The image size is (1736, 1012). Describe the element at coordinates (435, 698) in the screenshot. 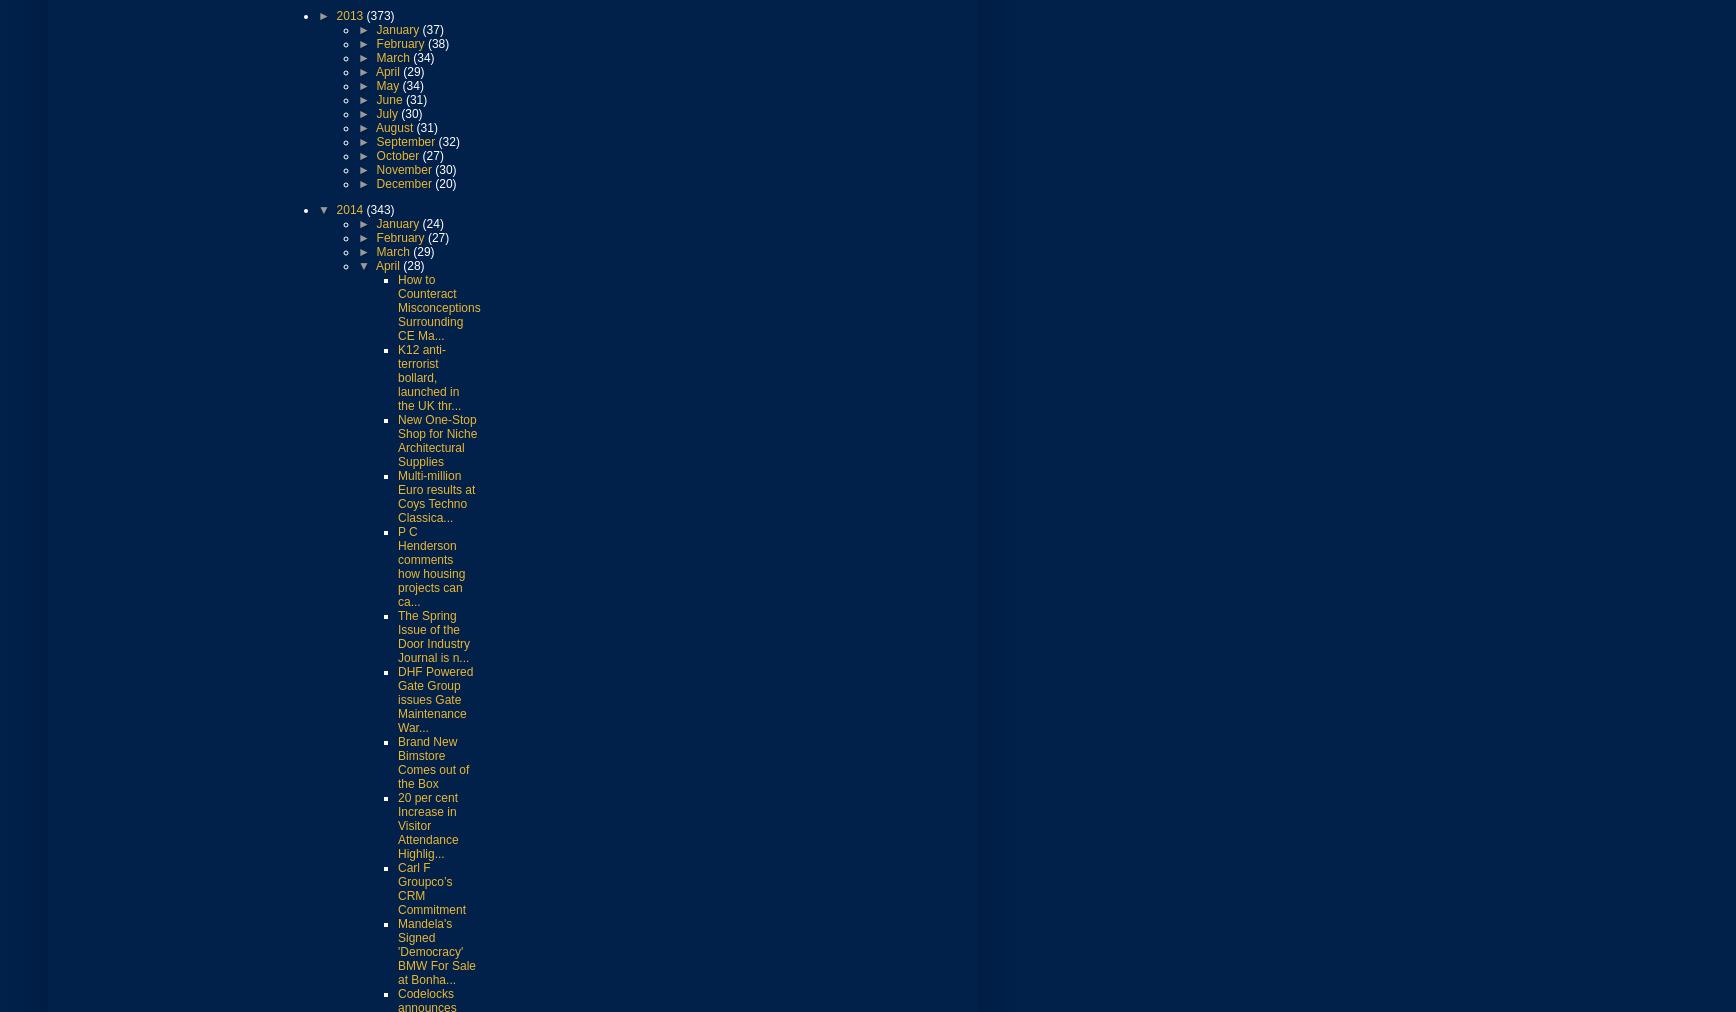

I see `'DHF Powered Gate Group issues Gate Maintenance War...'` at that location.